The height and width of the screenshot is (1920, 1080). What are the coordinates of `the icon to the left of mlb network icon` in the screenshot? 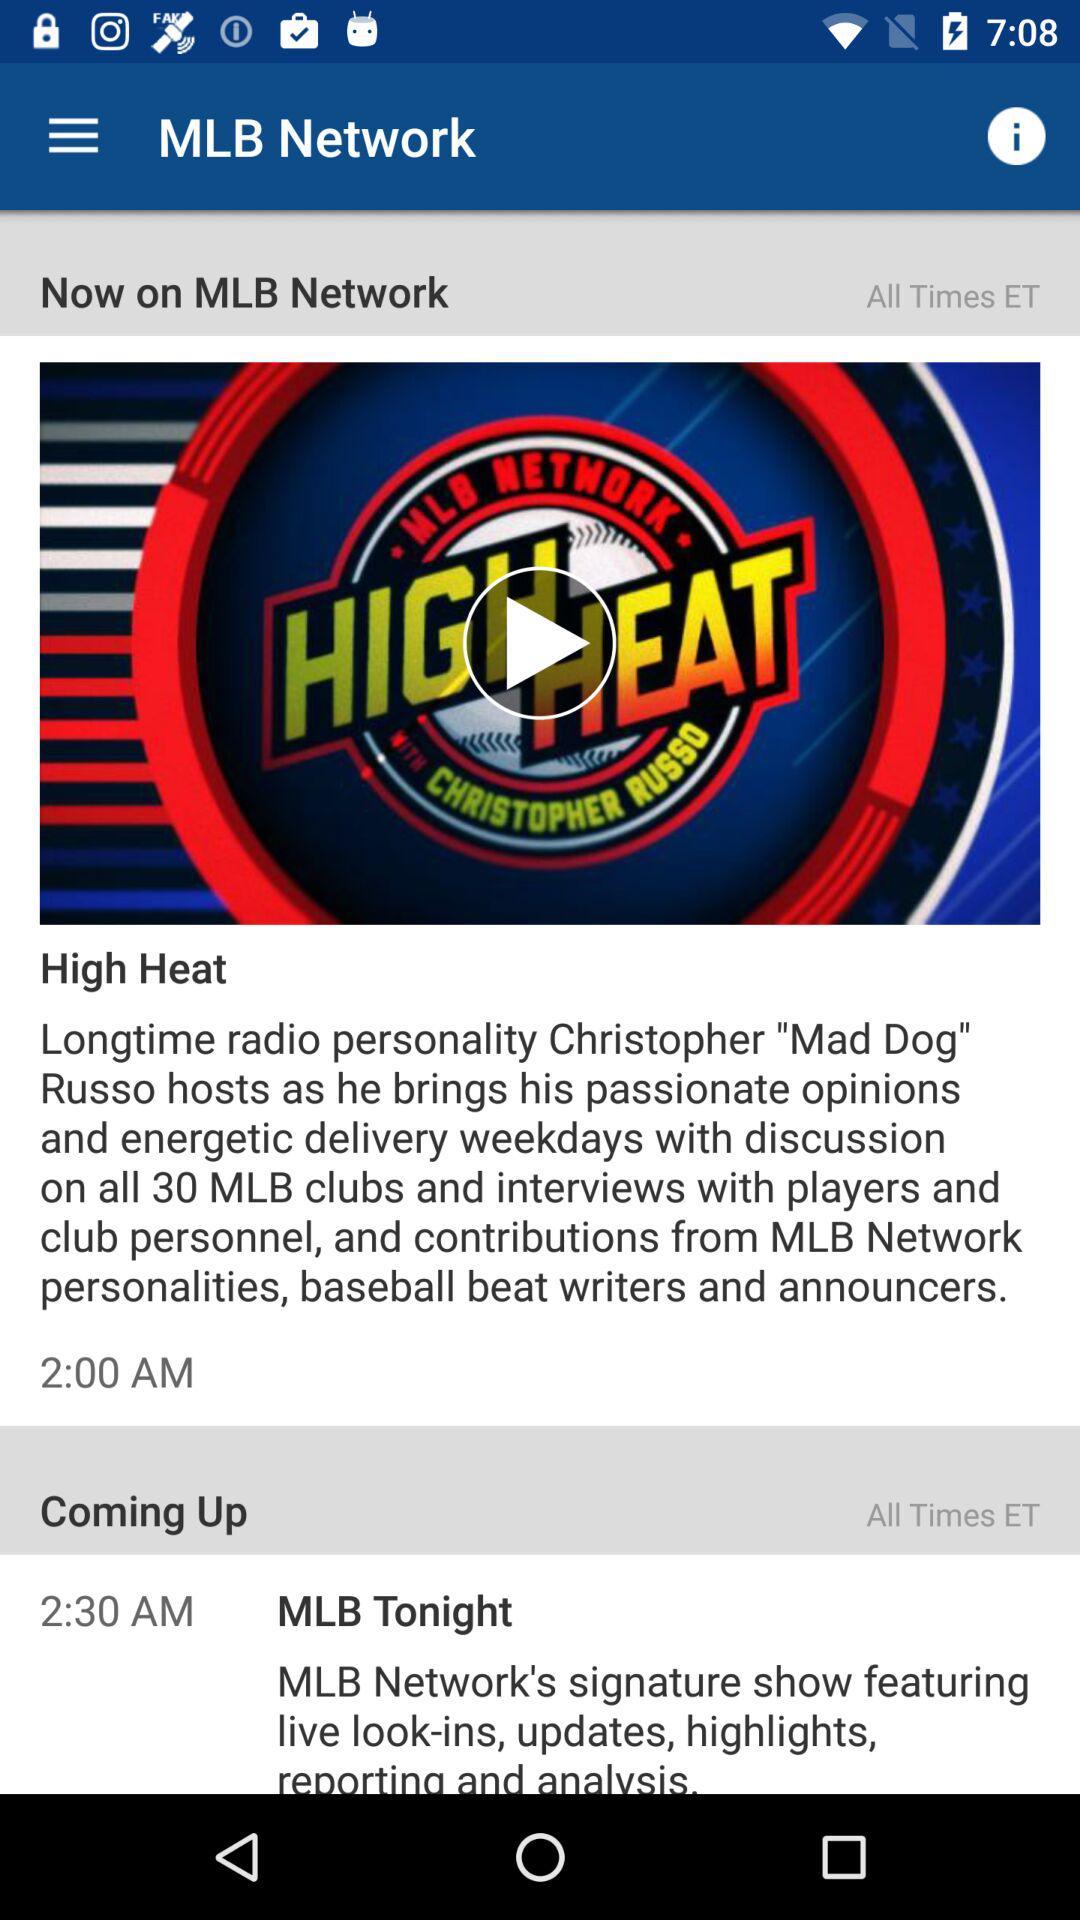 It's located at (72, 135).